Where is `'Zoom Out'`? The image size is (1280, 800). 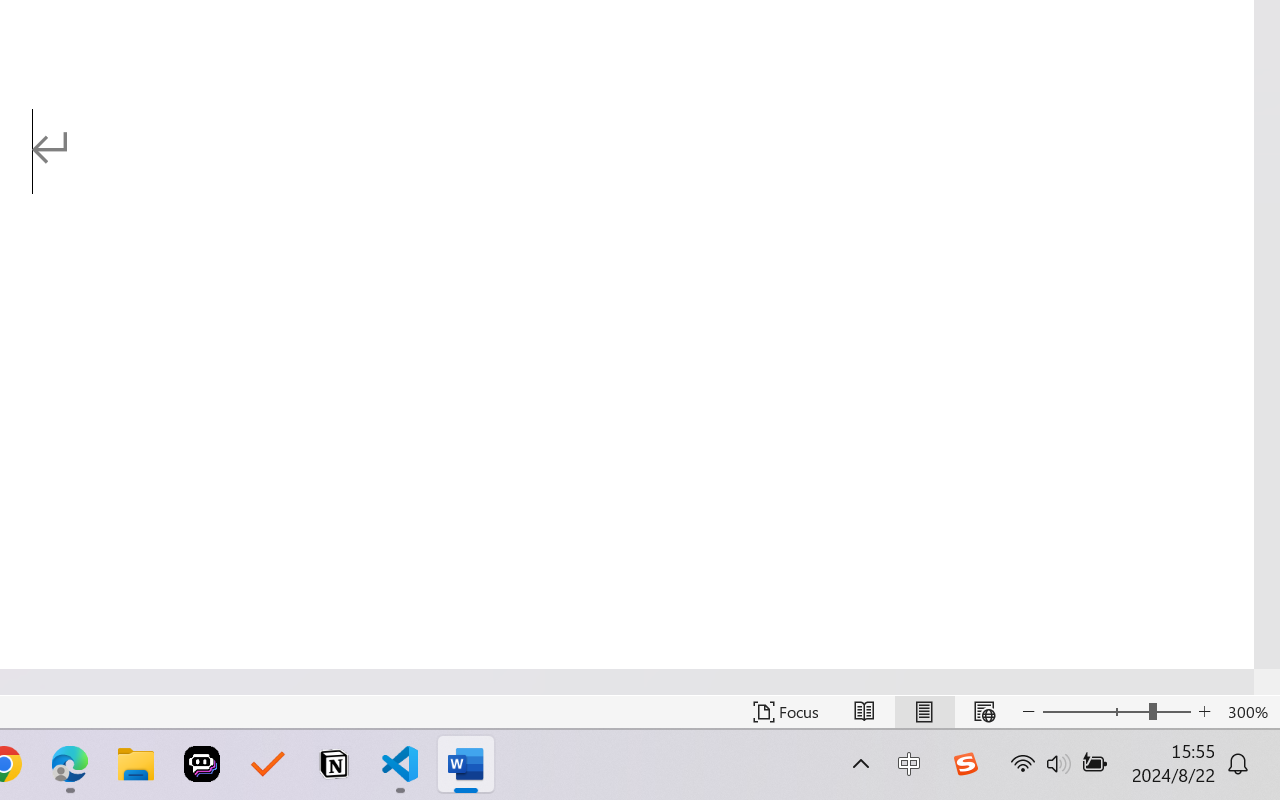
'Zoom Out' is located at coordinates (1094, 711).